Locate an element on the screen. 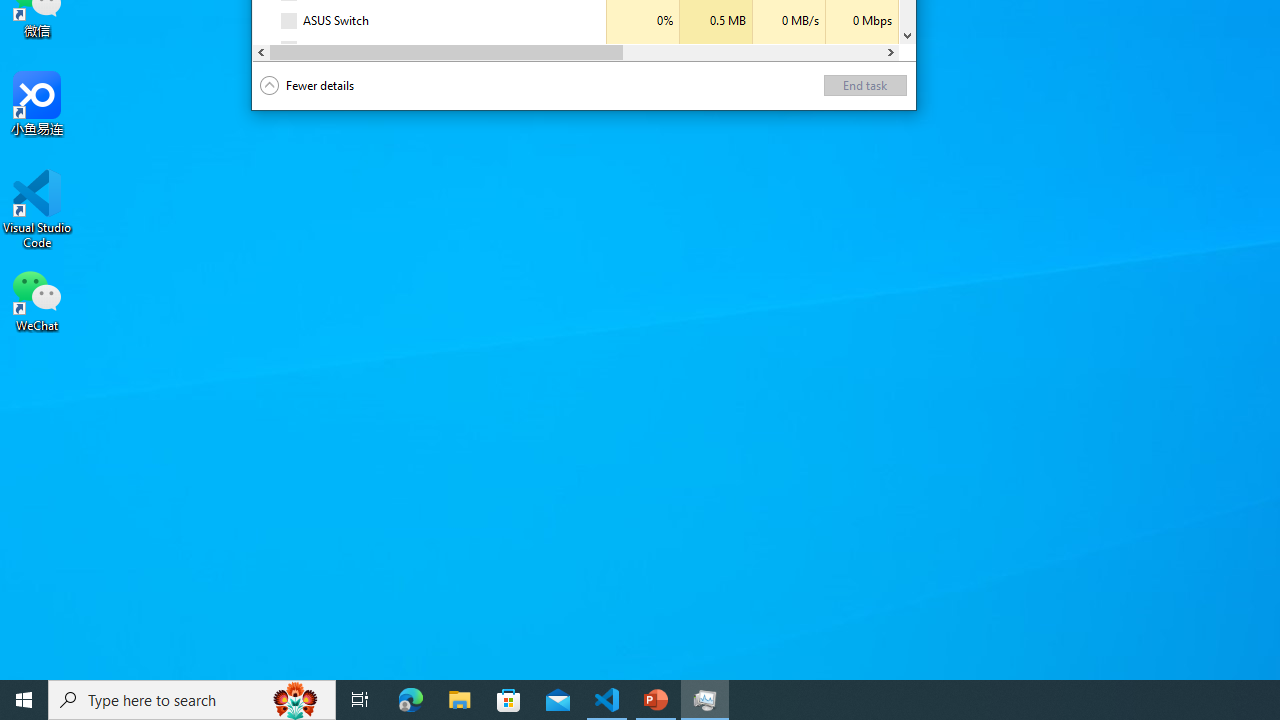 The image size is (1280, 720). 'End task' is located at coordinates (865, 84).